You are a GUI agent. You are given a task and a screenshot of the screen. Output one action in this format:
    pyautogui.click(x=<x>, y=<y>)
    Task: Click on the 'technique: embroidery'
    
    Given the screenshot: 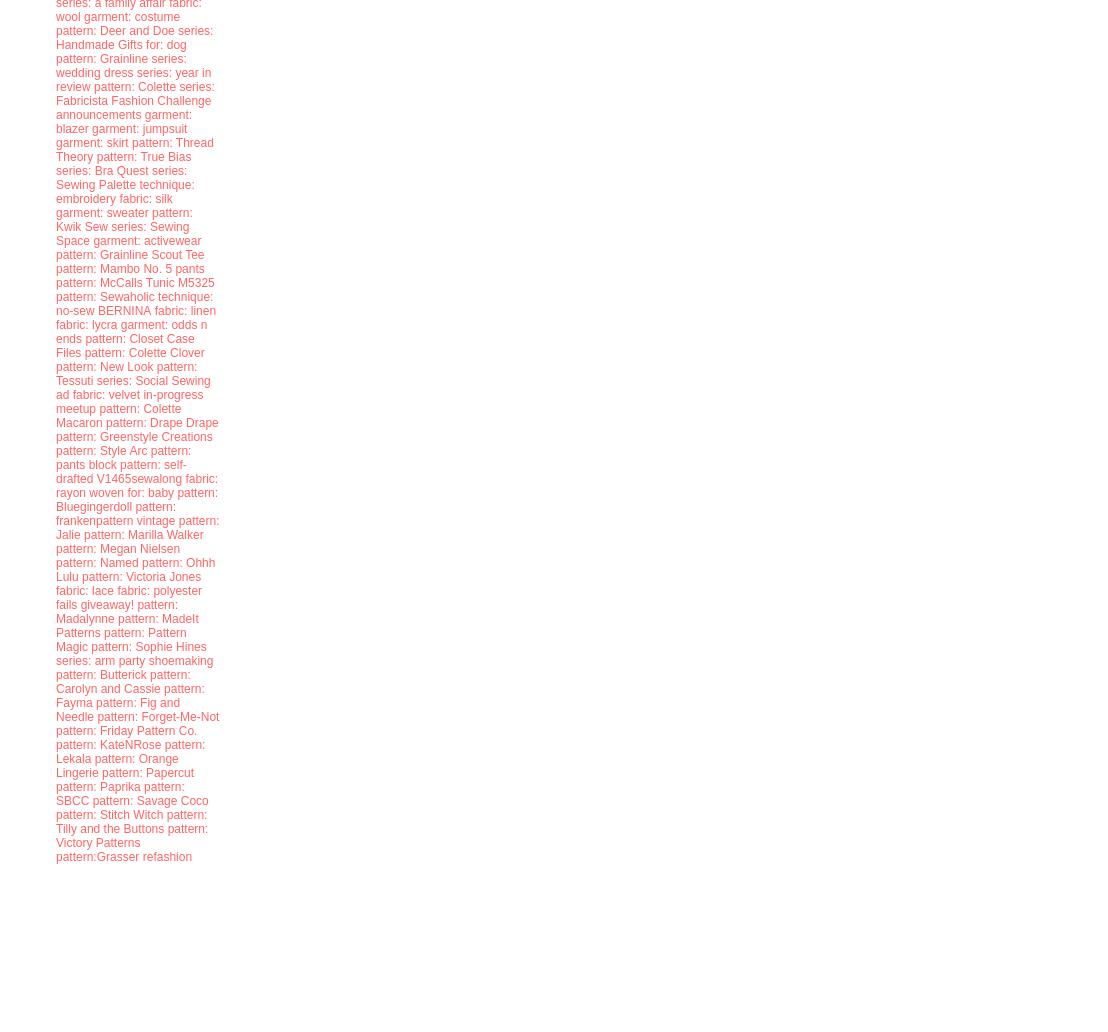 What is the action you would take?
    pyautogui.click(x=124, y=190)
    